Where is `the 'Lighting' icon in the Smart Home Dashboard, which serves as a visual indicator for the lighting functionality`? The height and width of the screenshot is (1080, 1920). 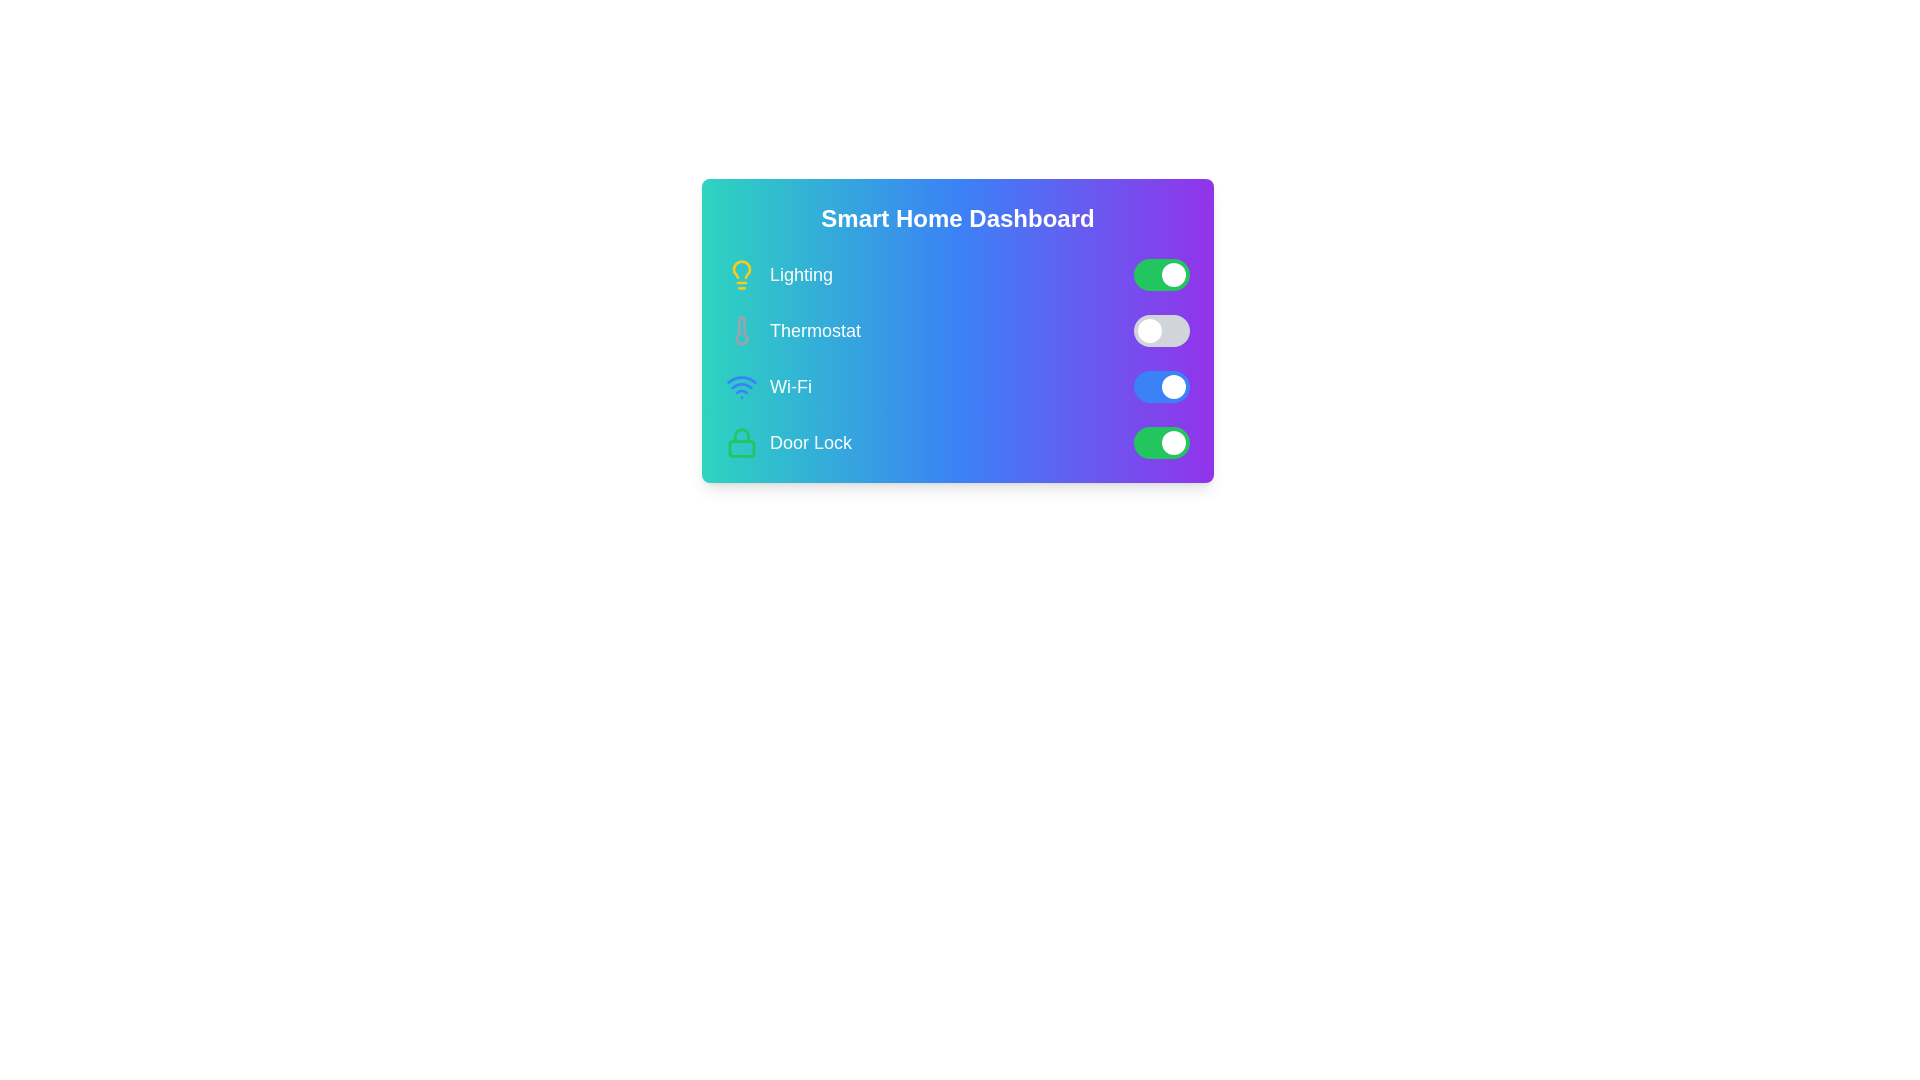
the 'Lighting' icon in the Smart Home Dashboard, which serves as a visual indicator for the lighting functionality is located at coordinates (741, 274).